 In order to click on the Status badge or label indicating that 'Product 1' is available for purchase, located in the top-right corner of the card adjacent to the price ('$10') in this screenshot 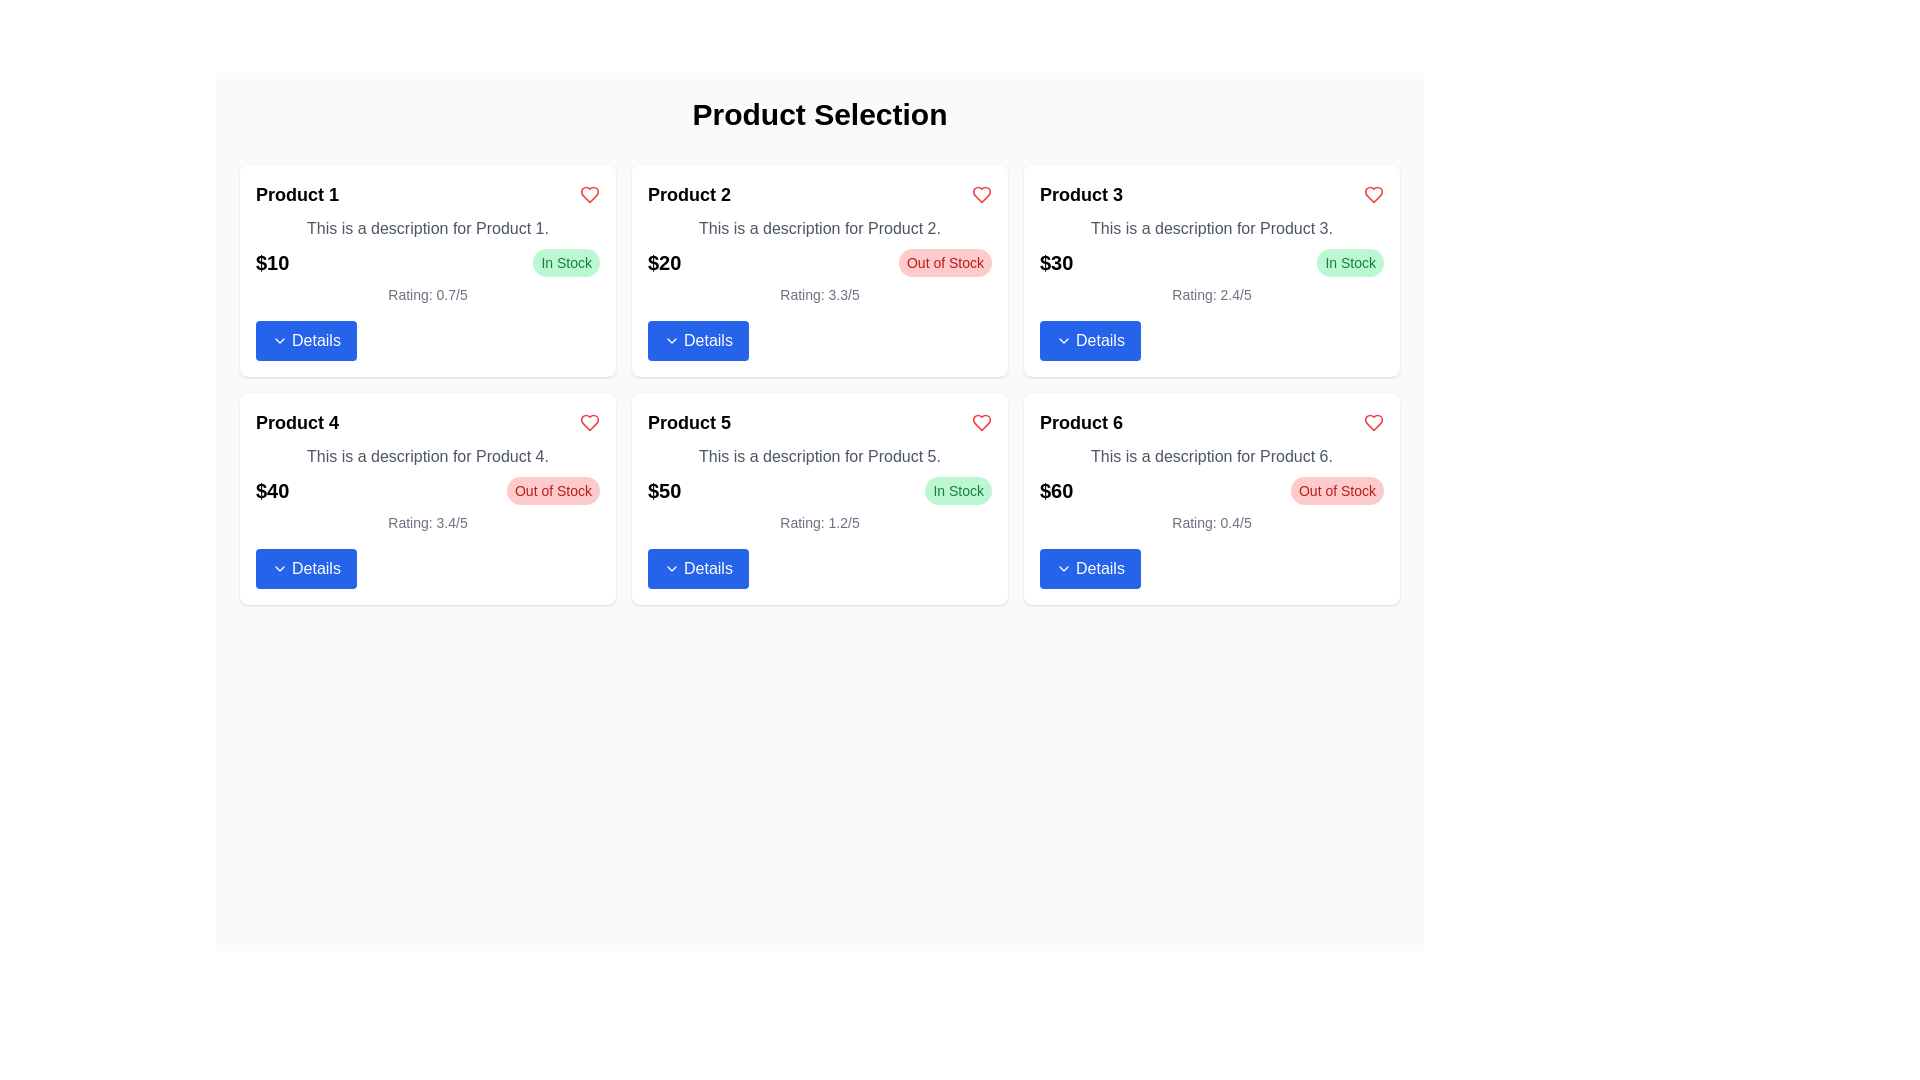, I will do `click(565, 261)`.